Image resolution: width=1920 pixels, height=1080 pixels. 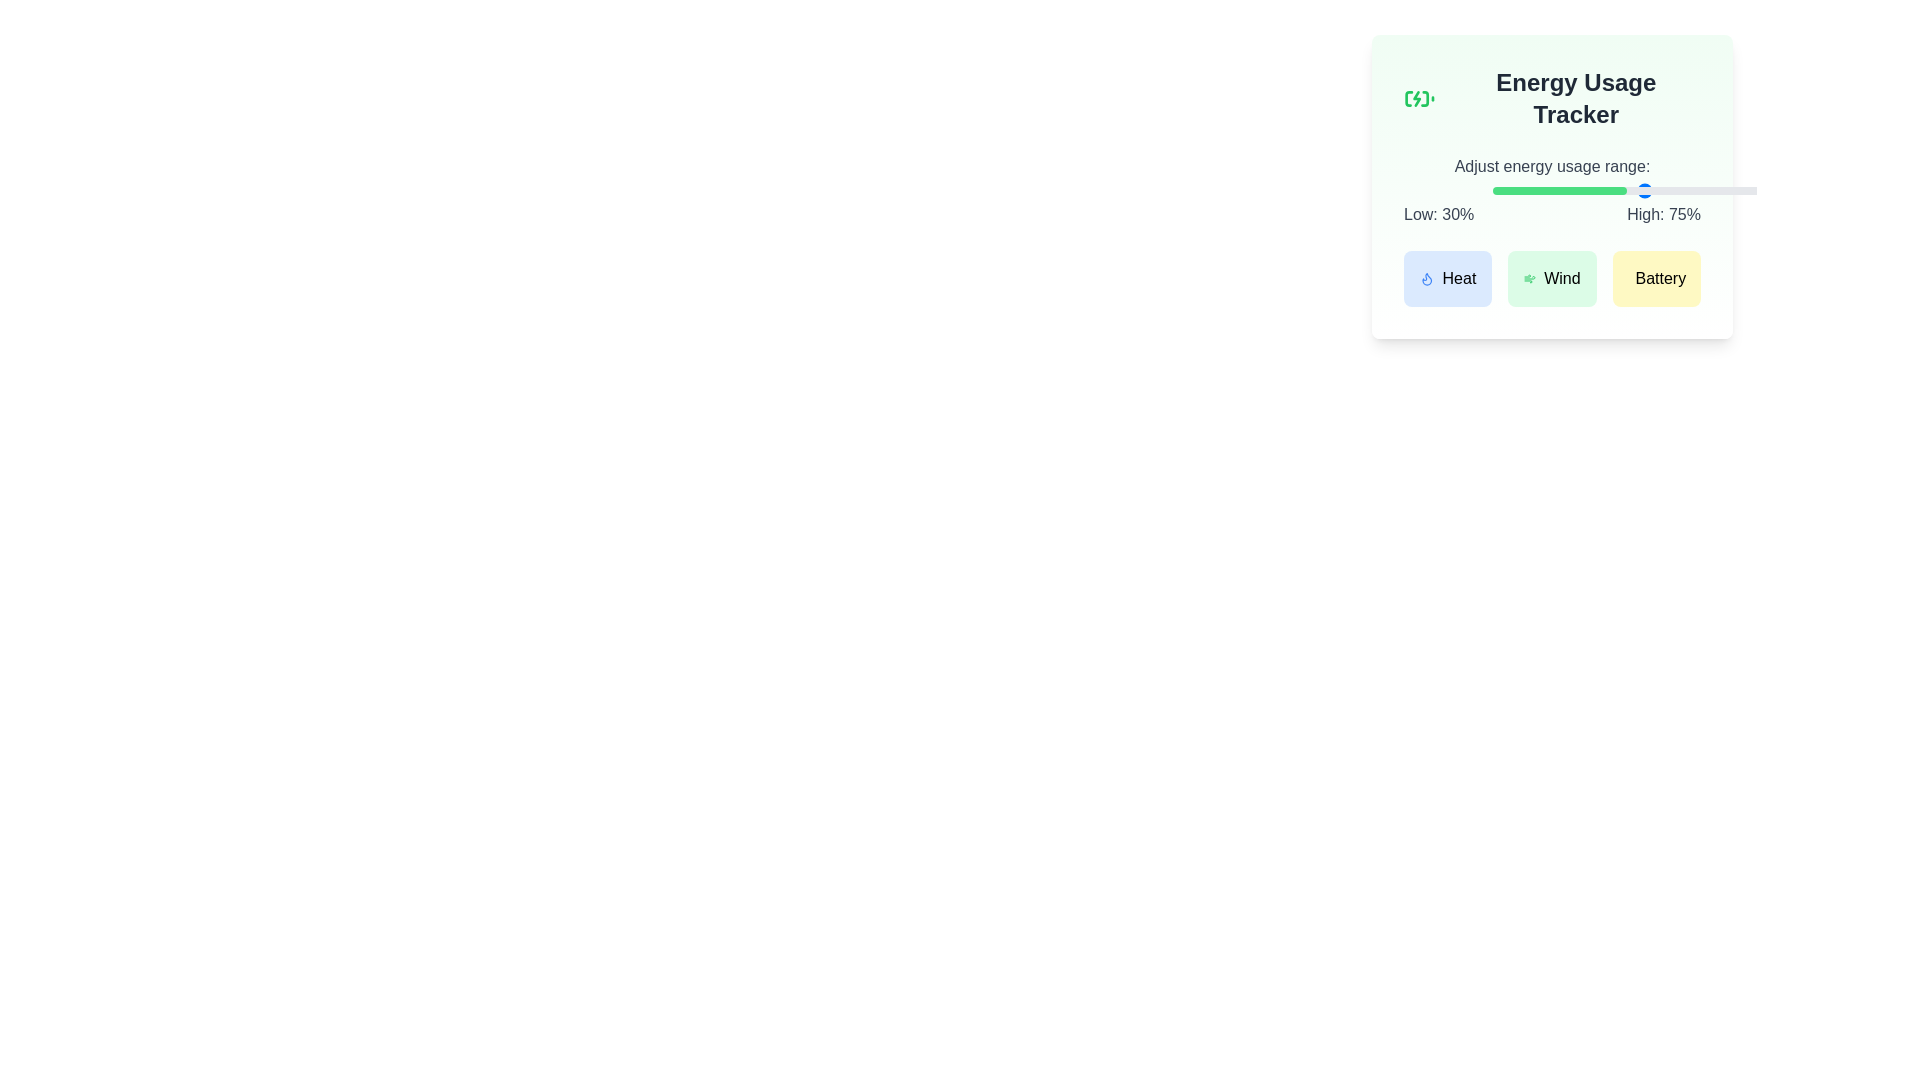 What do you see at coordinates (1660, 278) in the screenshot?
I see `the 'Battery' button located at the bottom right corner of the 'Energy Usage Tracker' card for keyboard interaction` at bounding box center [1660, 278].